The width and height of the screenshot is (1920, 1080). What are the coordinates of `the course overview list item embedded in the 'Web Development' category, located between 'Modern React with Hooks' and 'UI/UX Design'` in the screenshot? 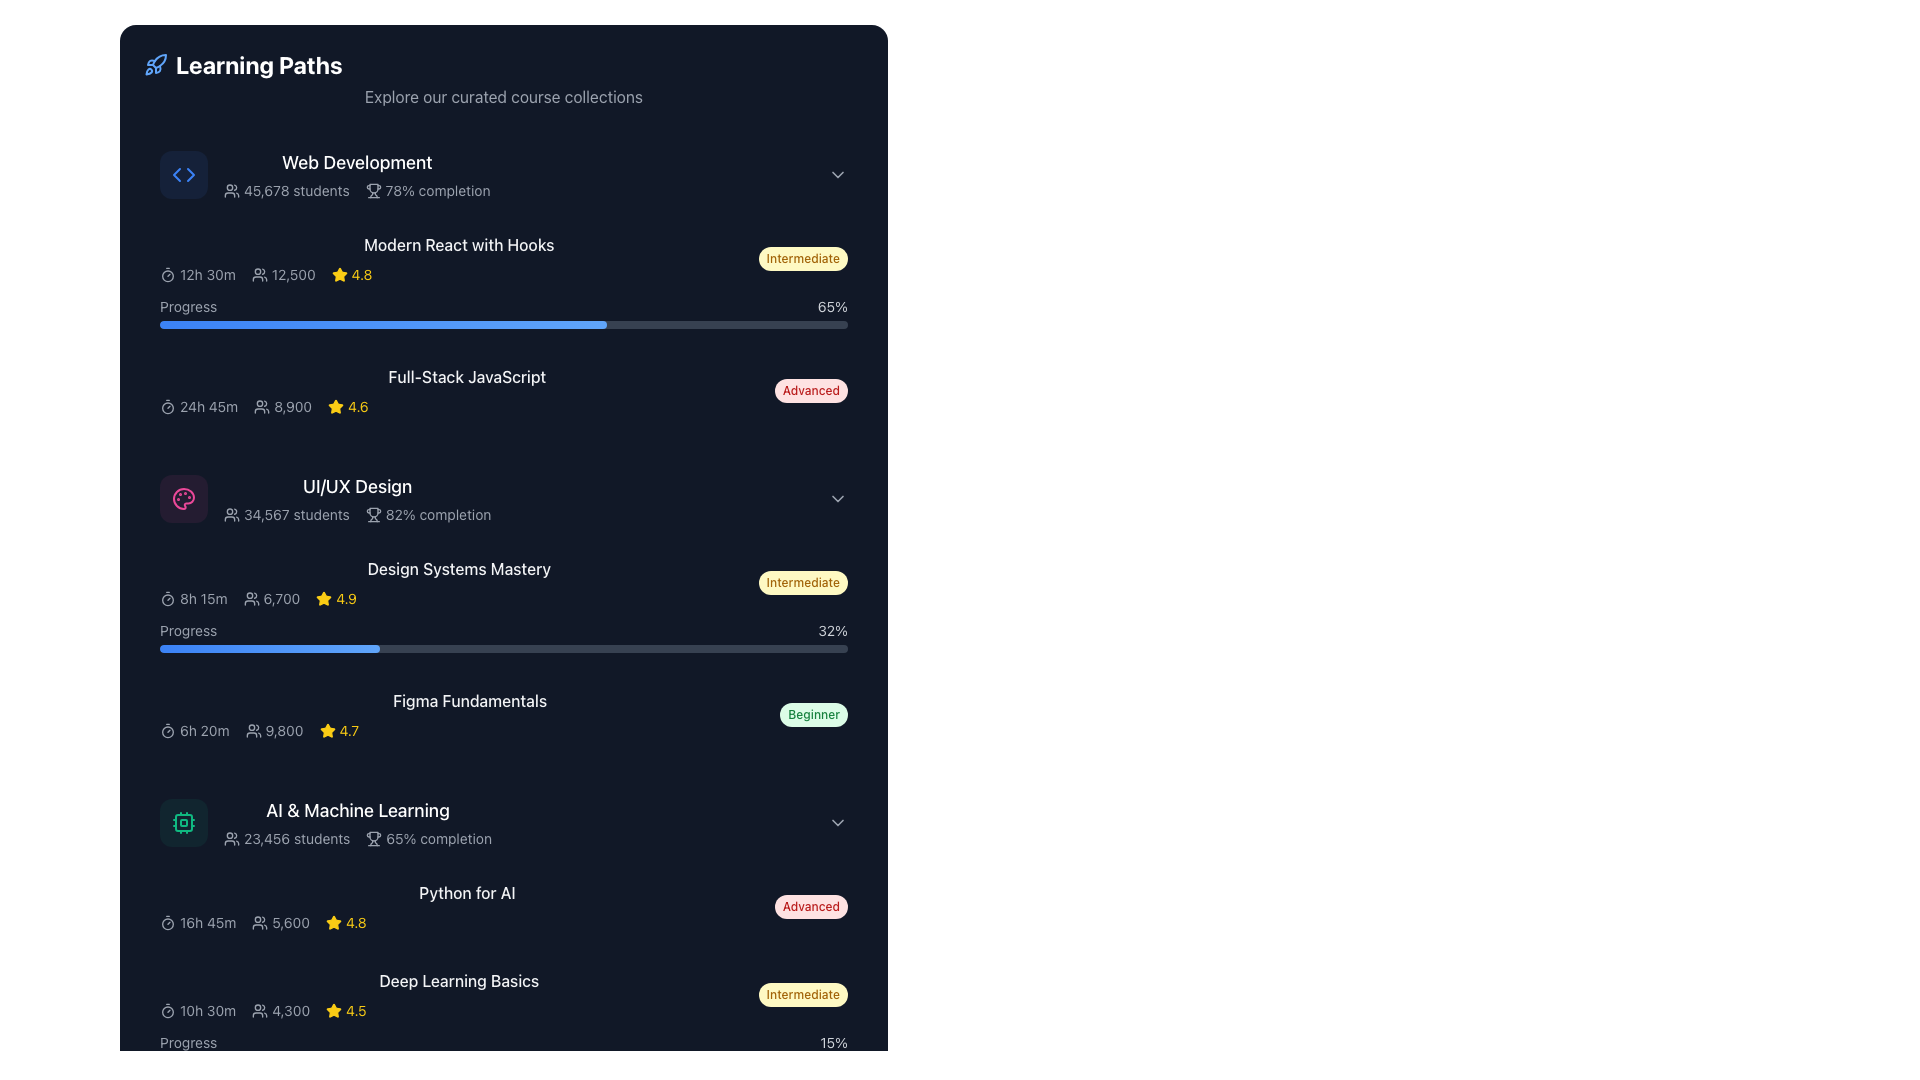 It's located at (504, 390).